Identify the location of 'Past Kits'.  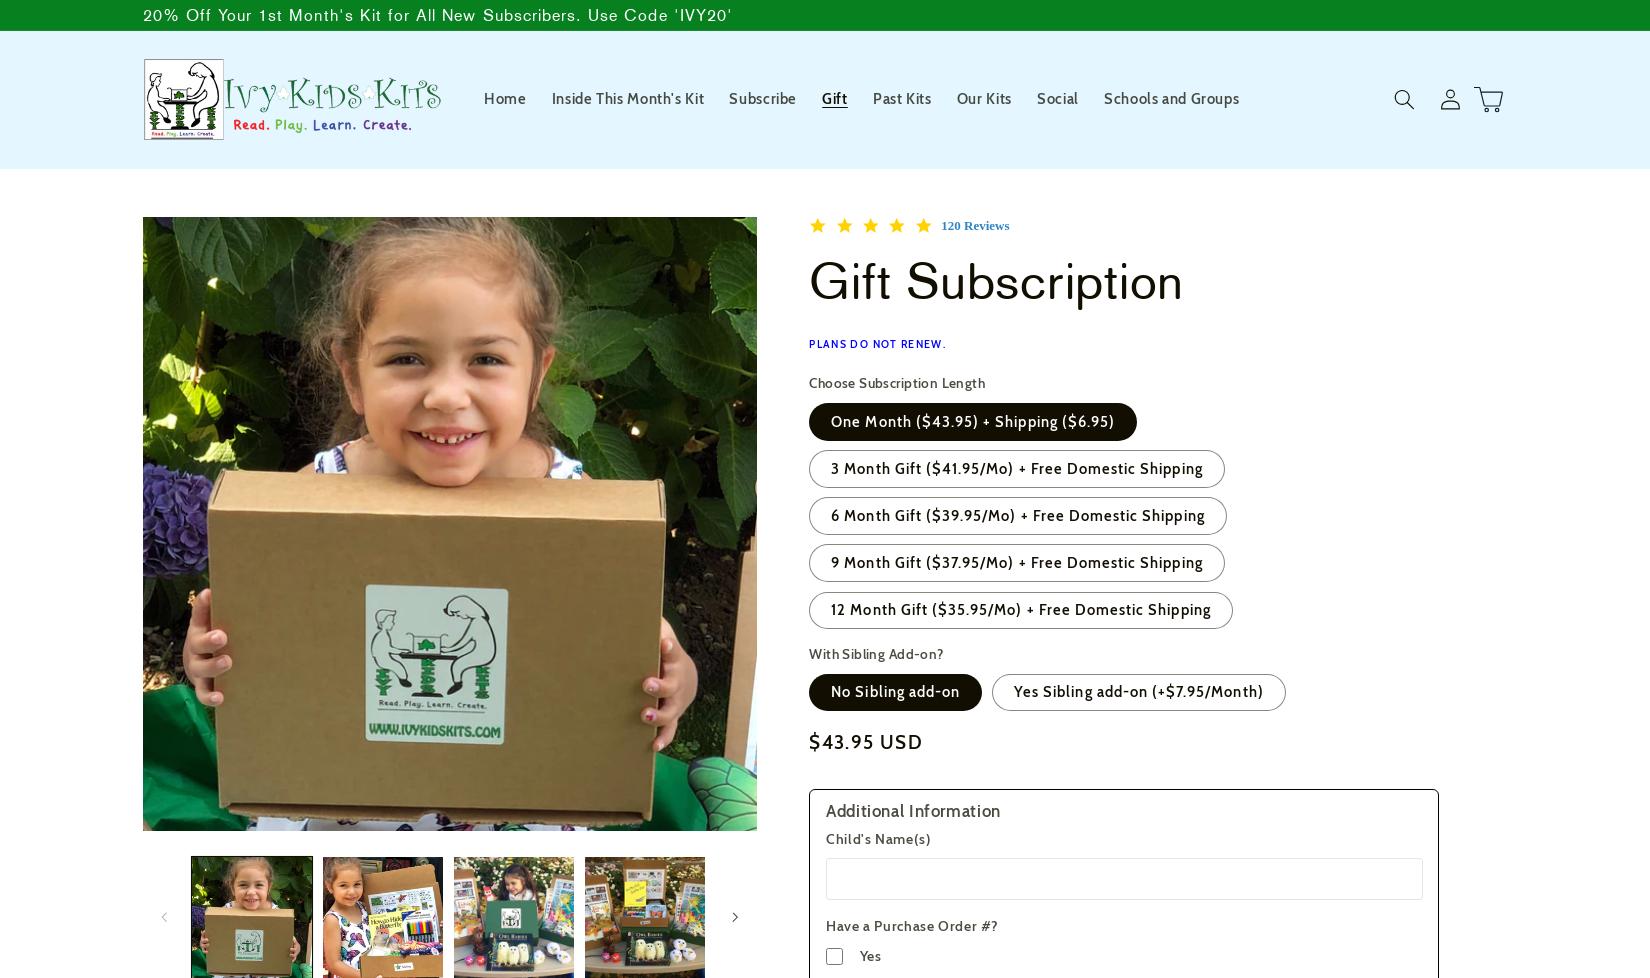
(901, 98).